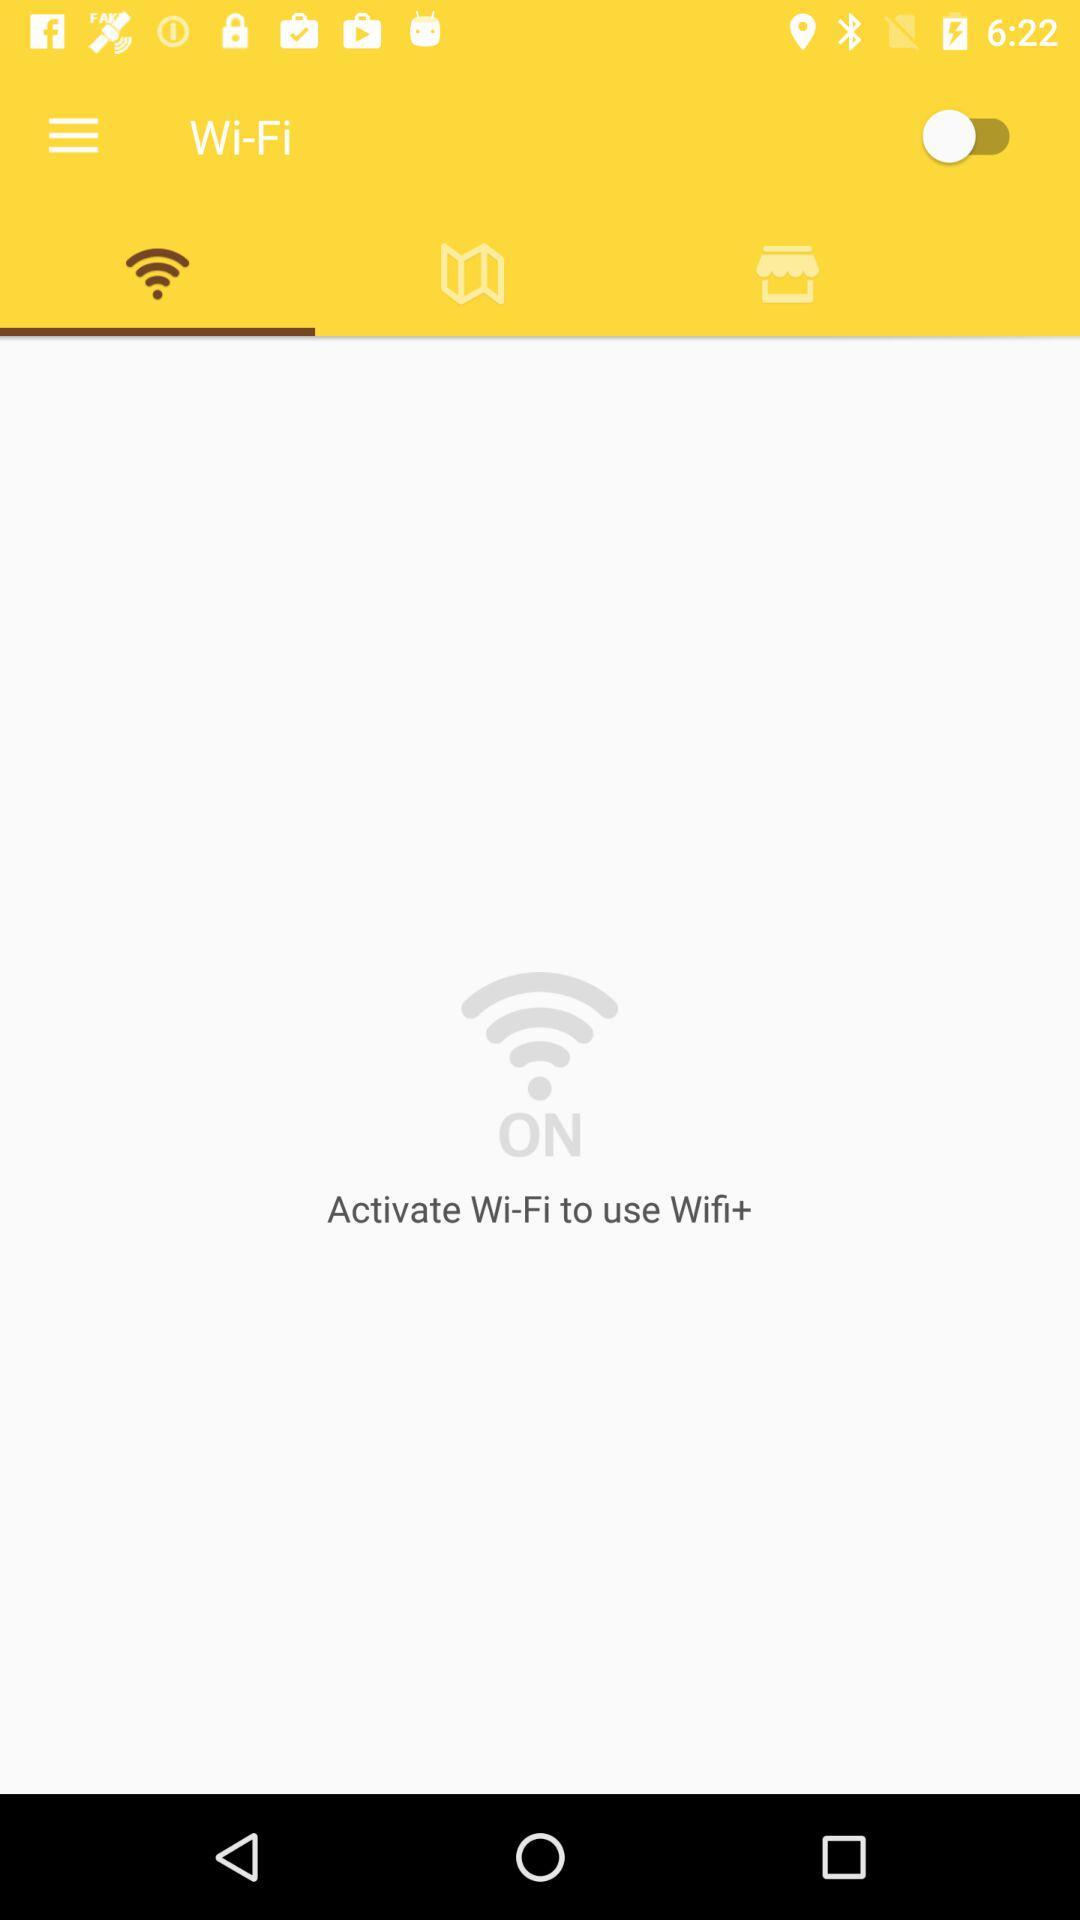  What do you see at coordinates (974, 135) in the screenshot?
I see `menu page` at bounding box center [974, 135].